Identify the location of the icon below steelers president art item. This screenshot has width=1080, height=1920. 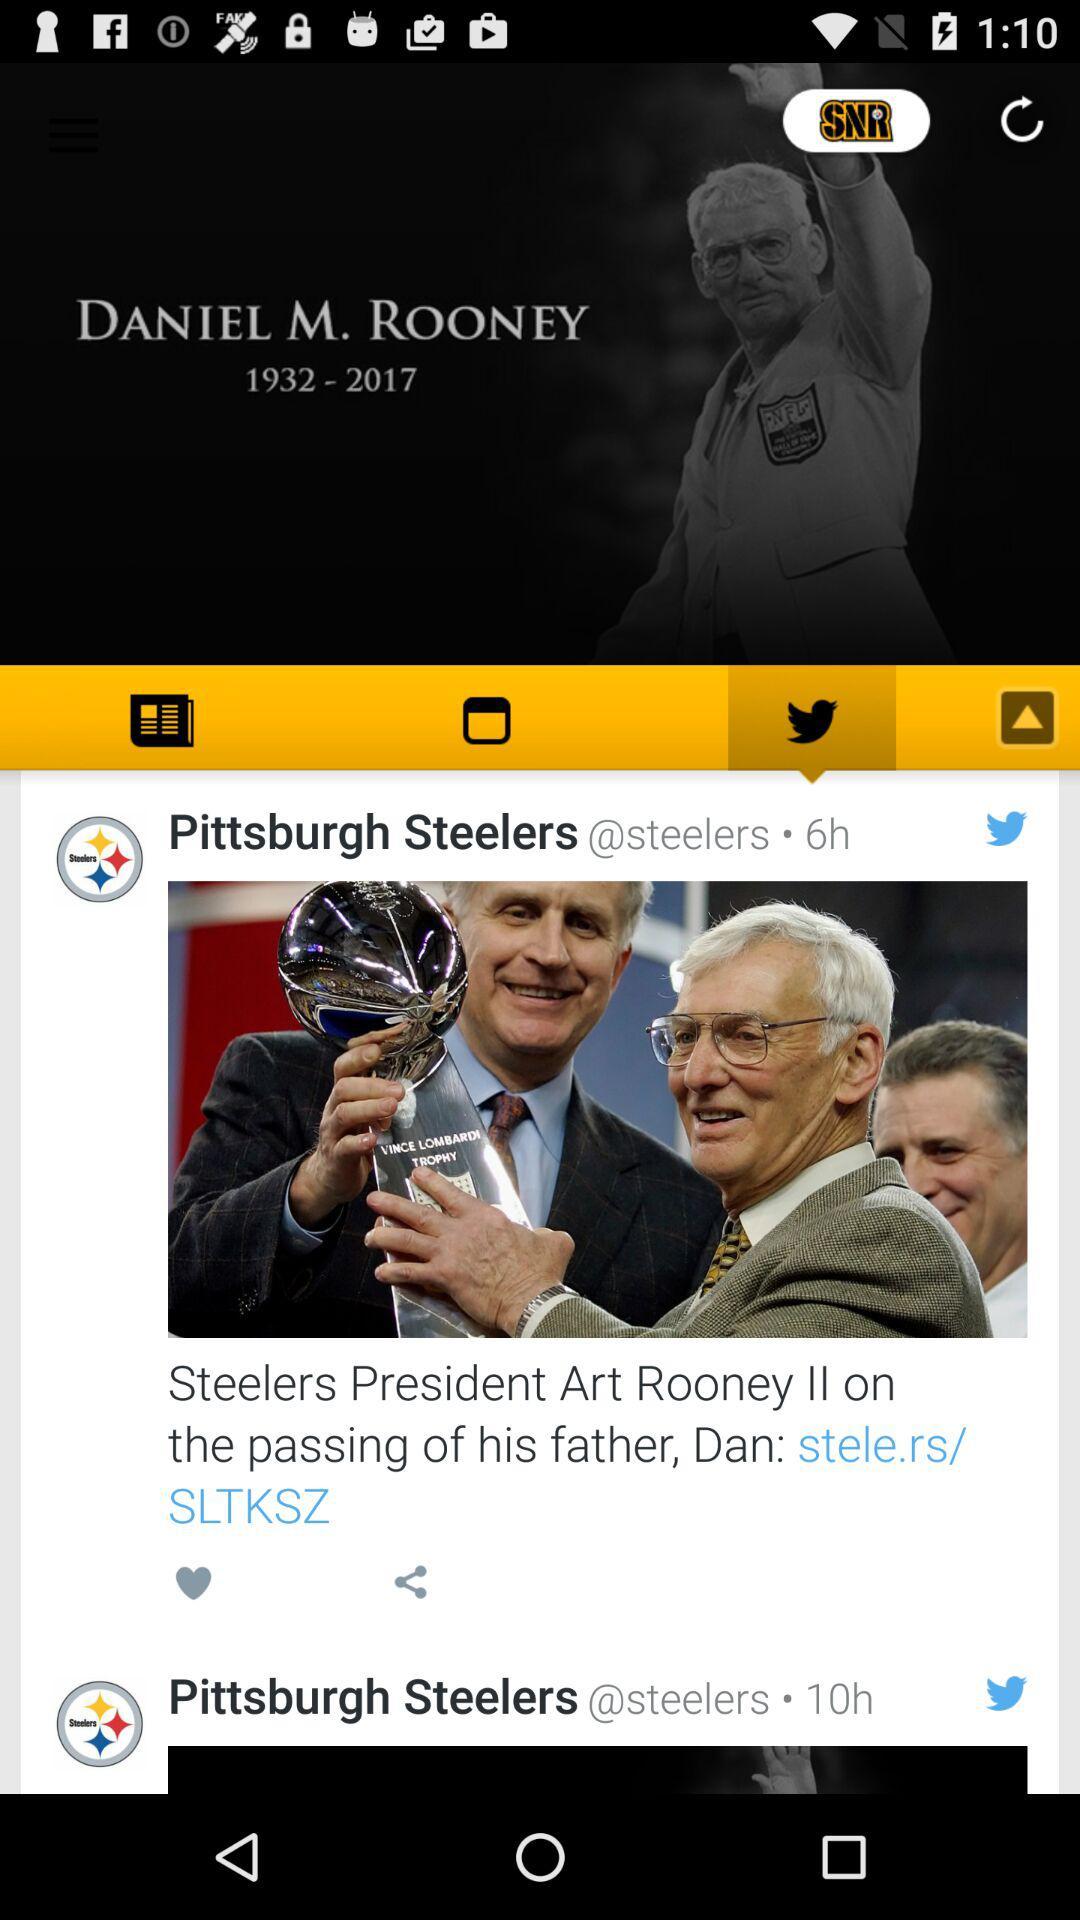
(193, 1585).